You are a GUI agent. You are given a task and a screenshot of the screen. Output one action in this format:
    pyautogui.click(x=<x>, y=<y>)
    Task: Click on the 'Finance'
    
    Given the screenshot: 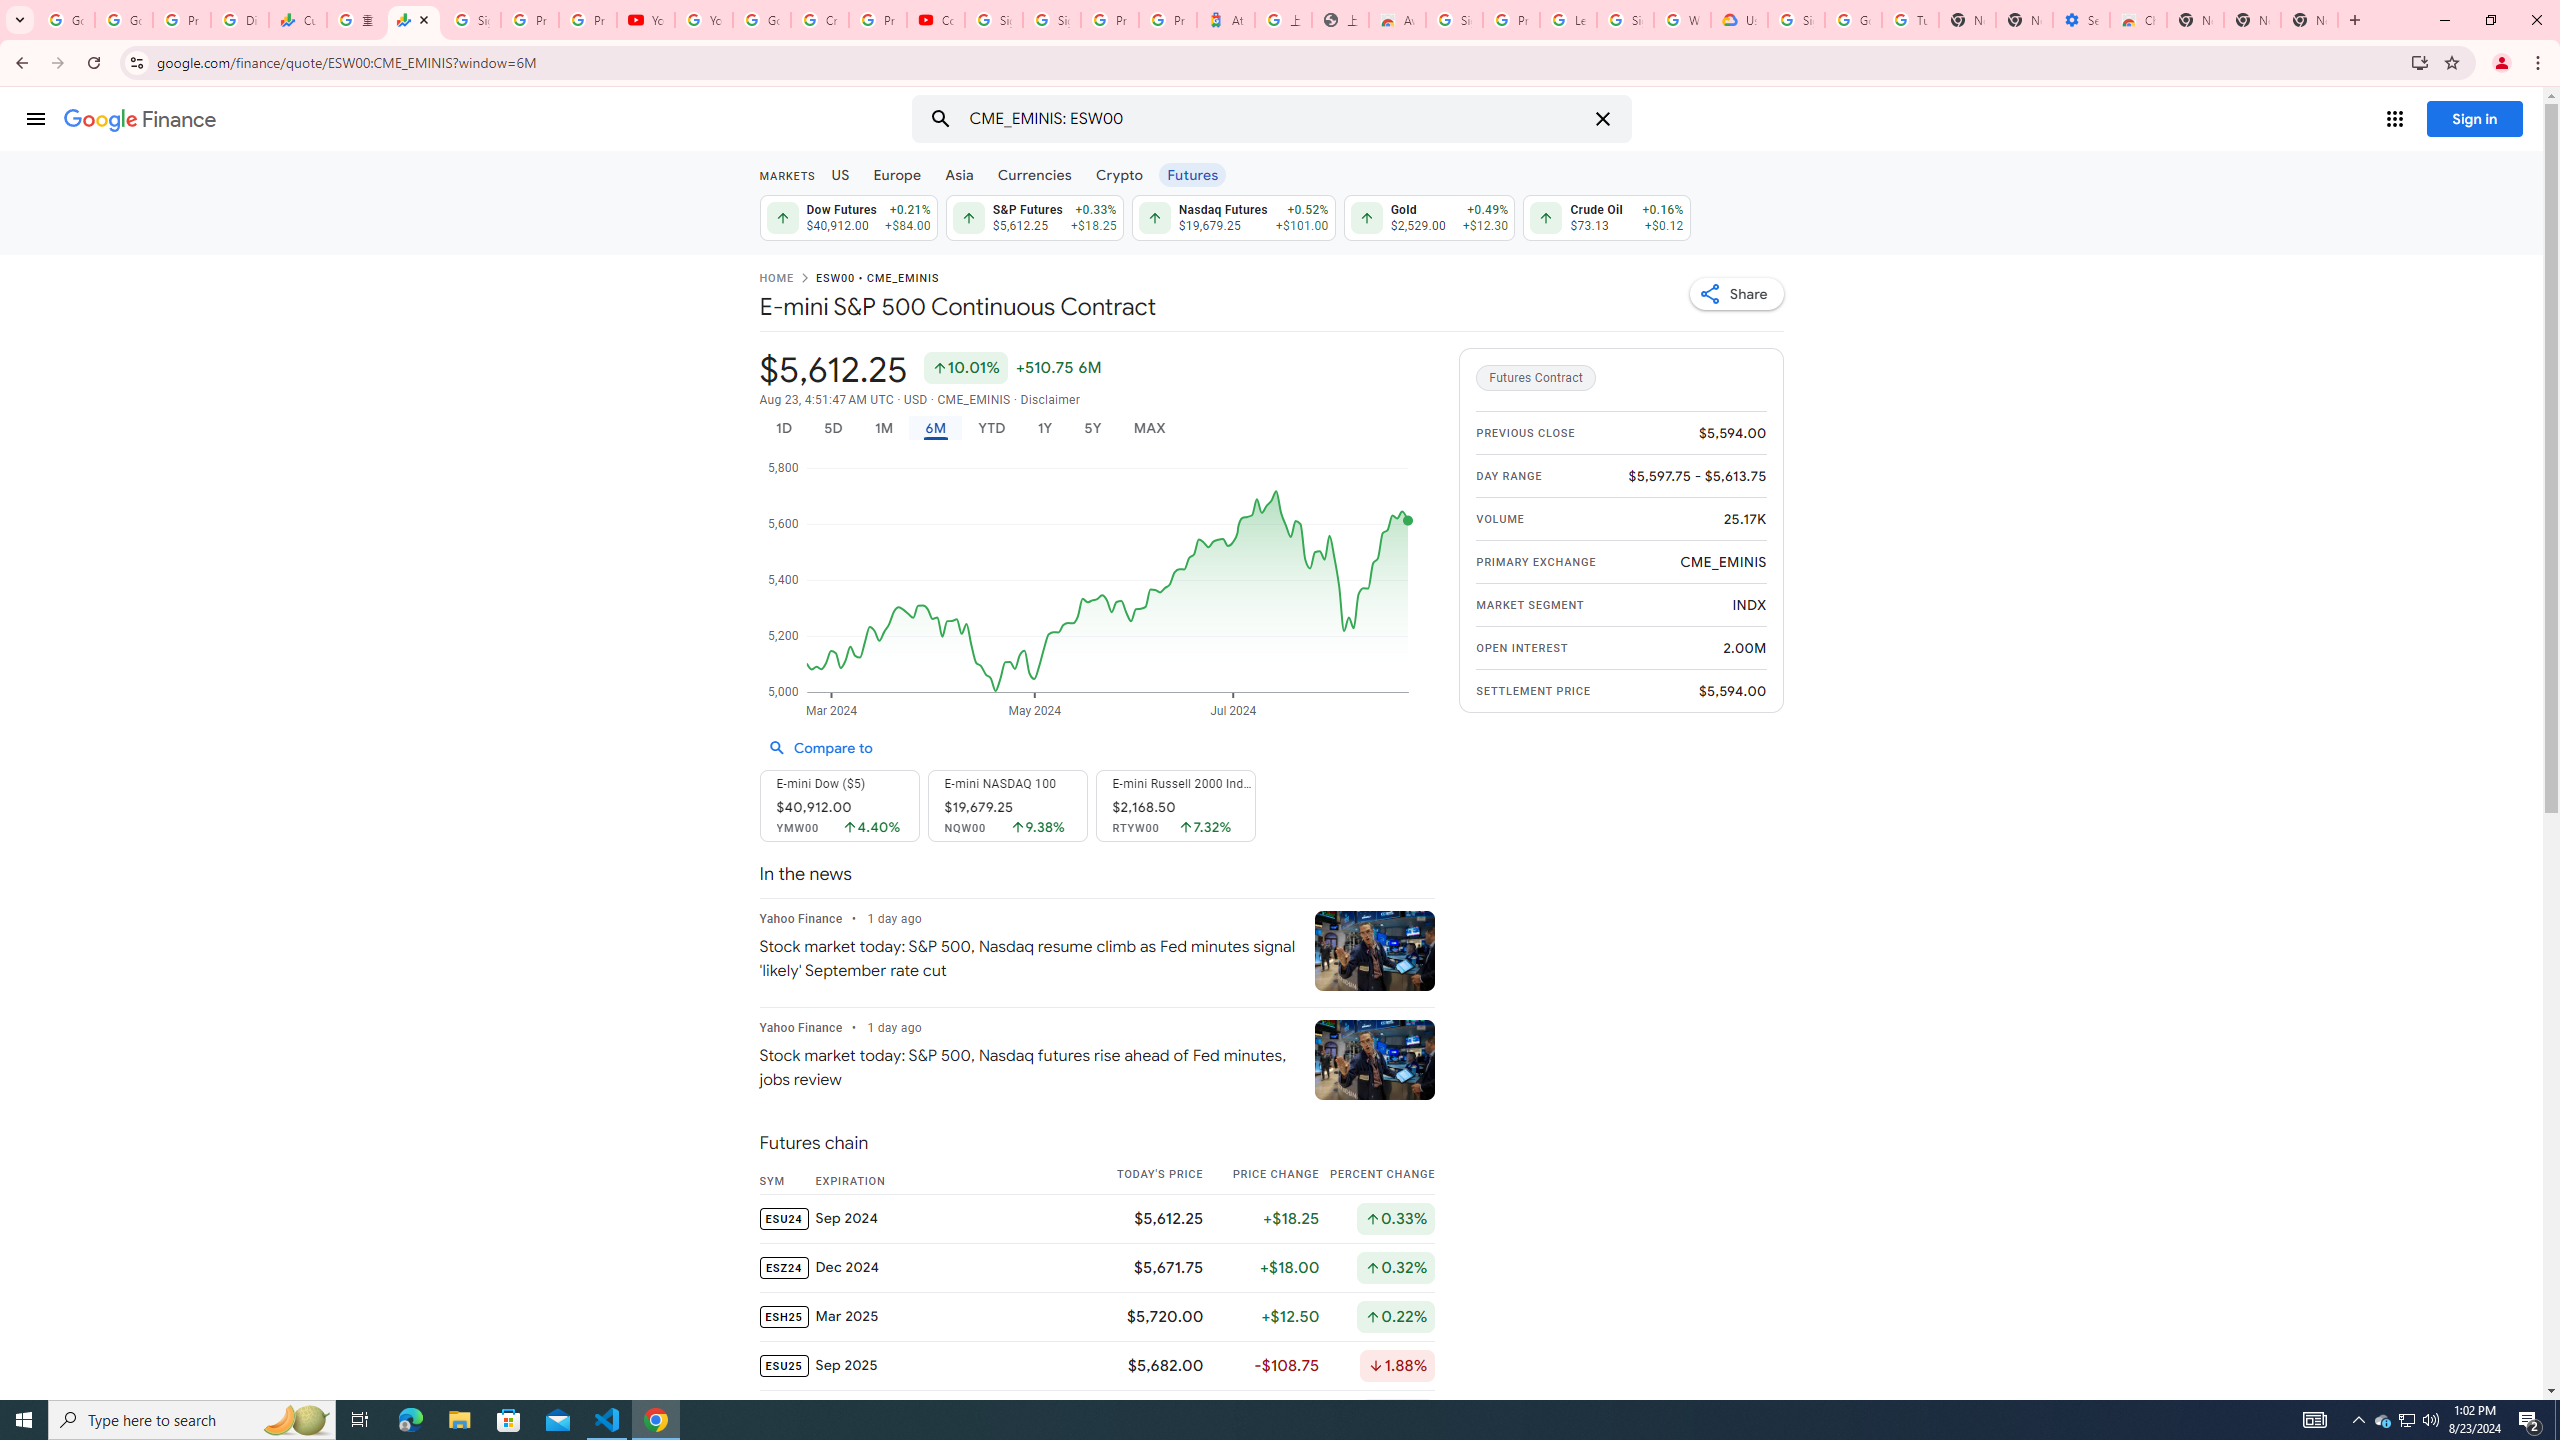 What is the action you would take?
    pyautogui.click(x=139, y=119)
    